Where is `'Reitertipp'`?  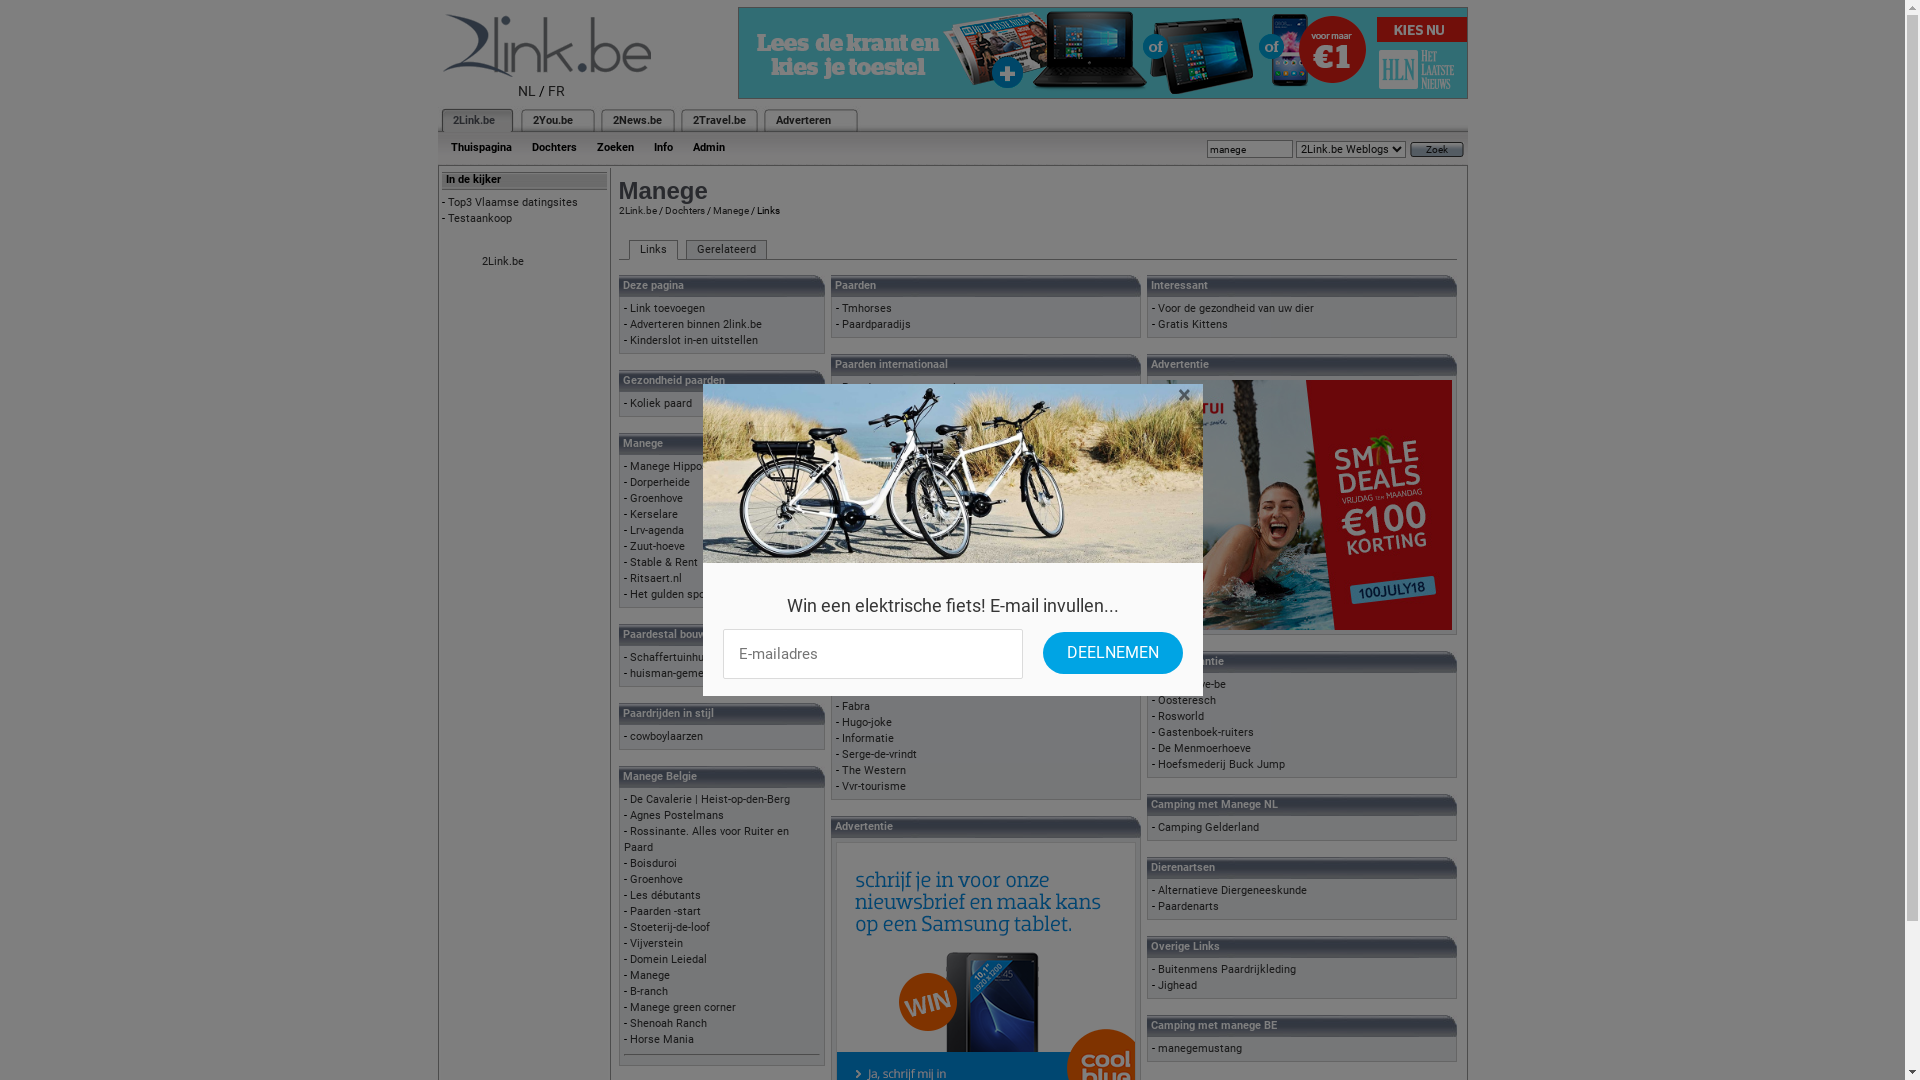
'Reitertipp' is located at coordinates (866, 483).